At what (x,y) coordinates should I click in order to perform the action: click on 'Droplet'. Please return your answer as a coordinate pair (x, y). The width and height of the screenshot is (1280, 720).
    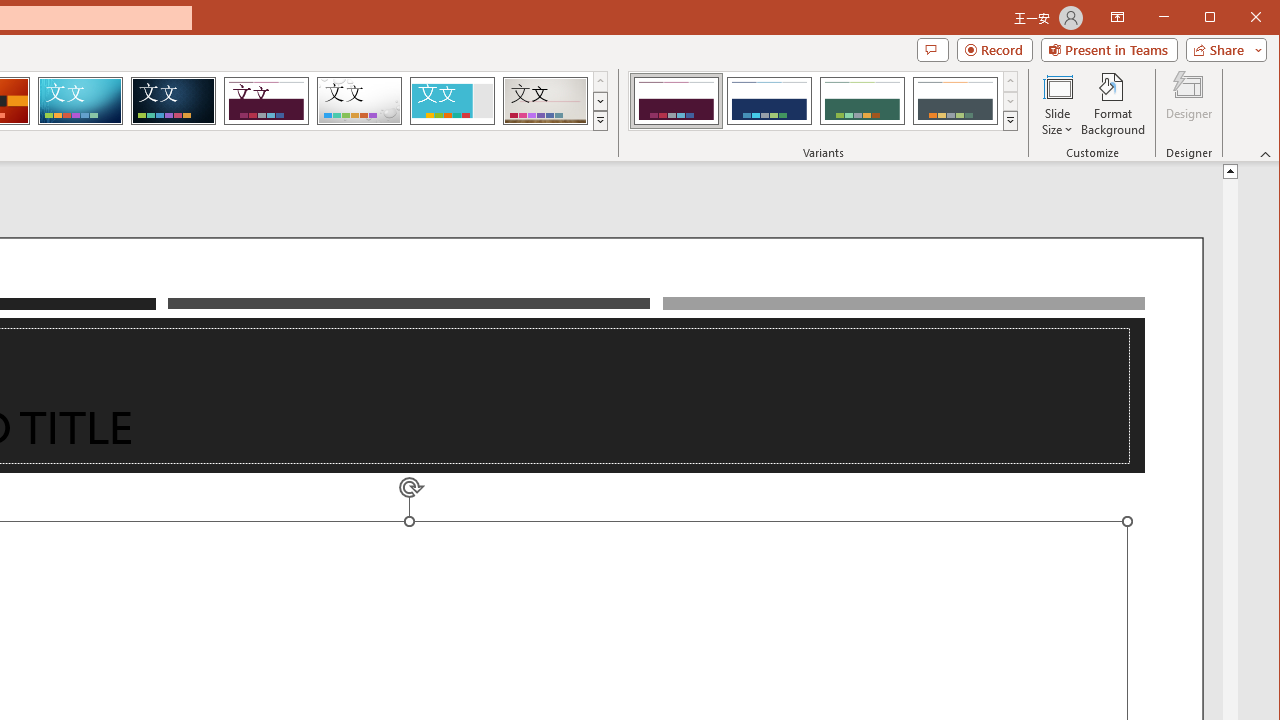
    Looking at the image, I should click on (359, 100).